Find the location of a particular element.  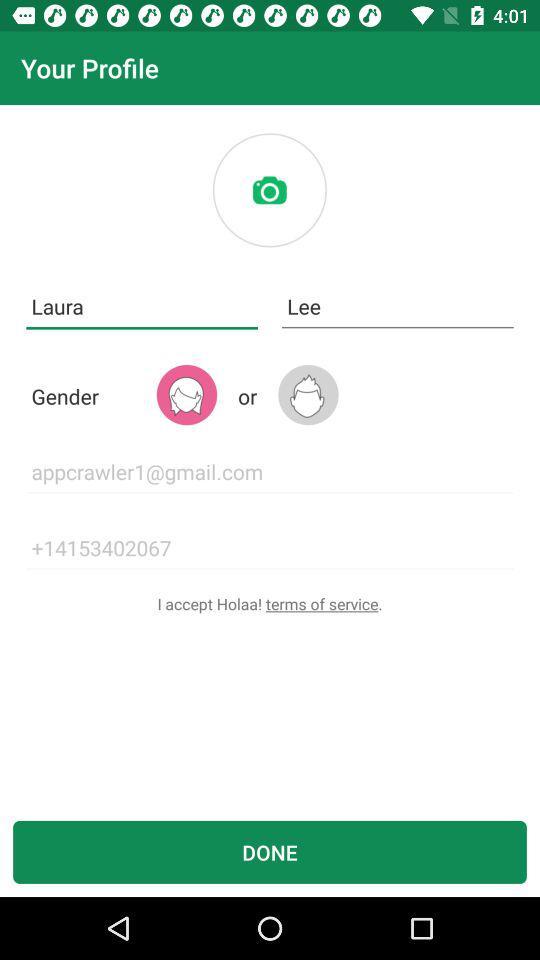

the avatar icon is located at coordinates (308, 394).